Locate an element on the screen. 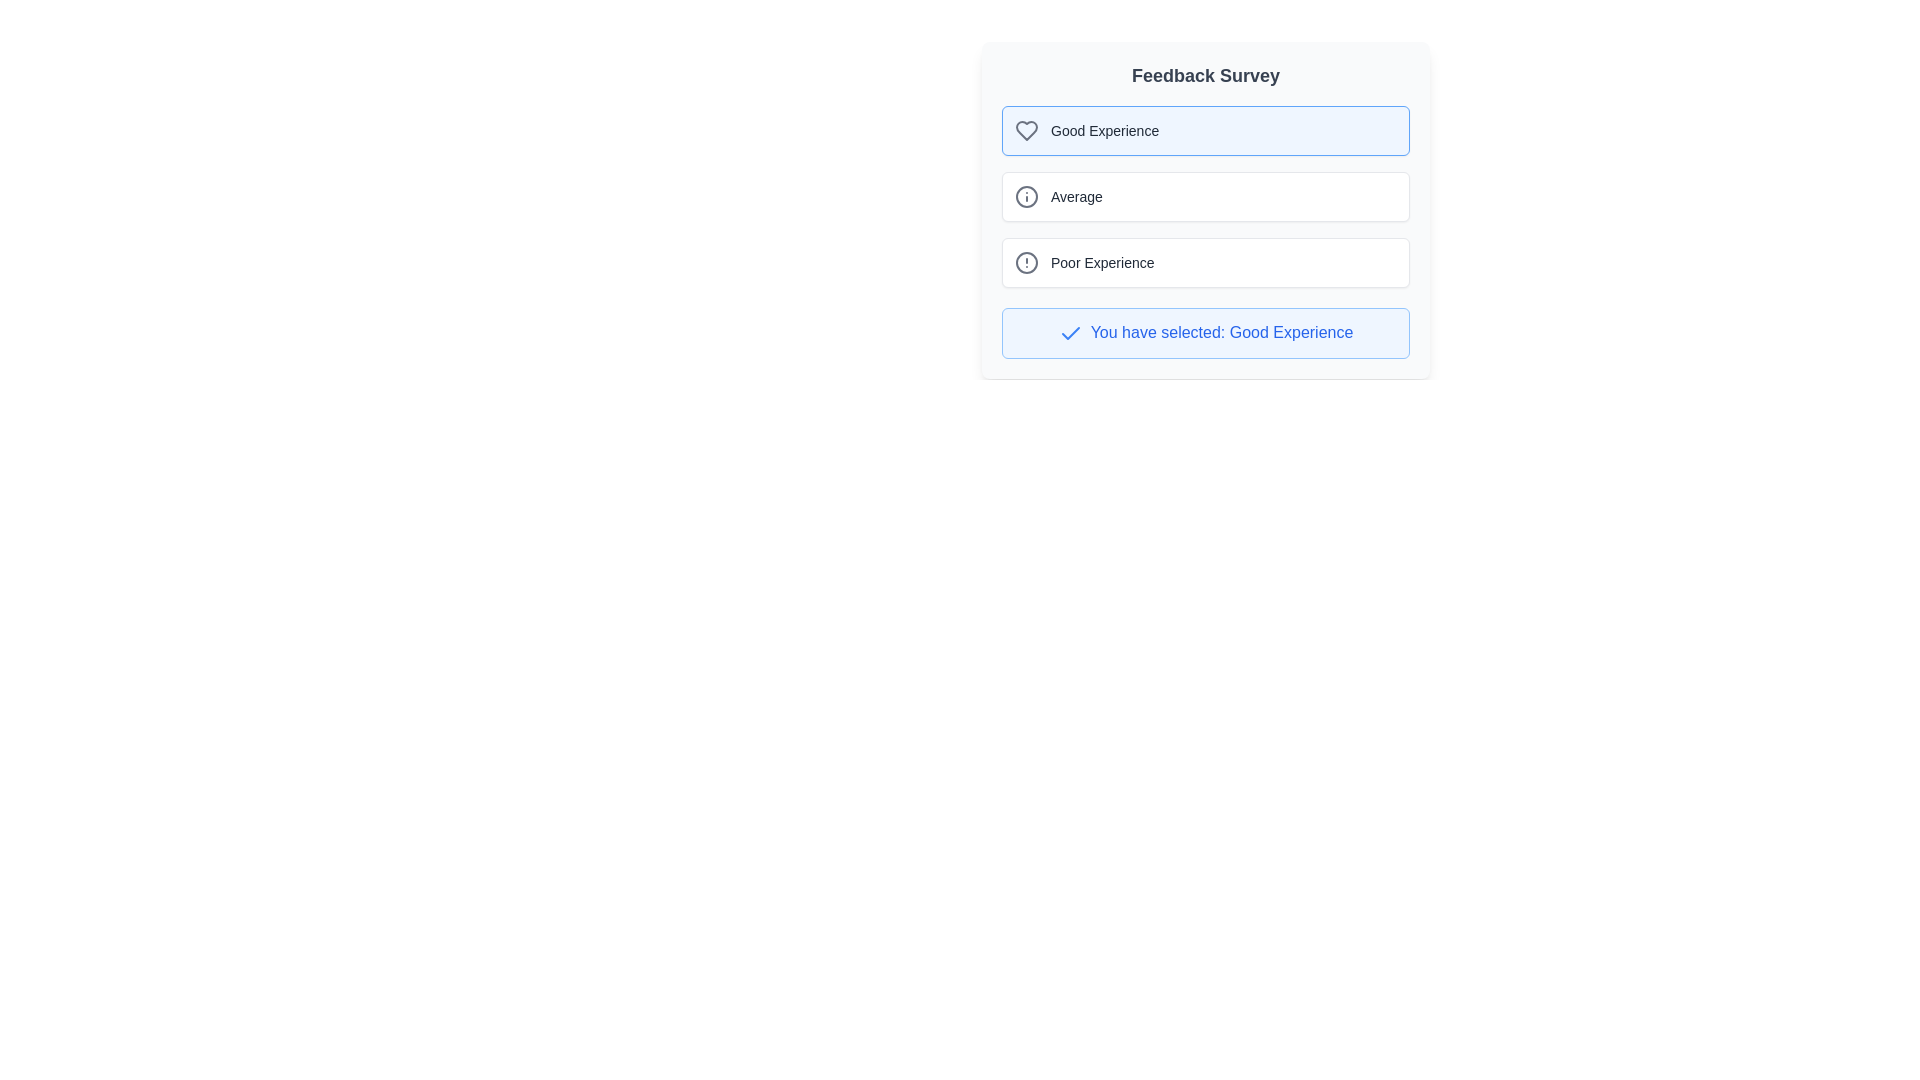 Image resolution: width=1920 pixels, height=1080 pixels. to select the 'Poor Experience' option in the feedback survey, which is the third selectable card in the vertically arranged group is located at coordinates (1204, 261).